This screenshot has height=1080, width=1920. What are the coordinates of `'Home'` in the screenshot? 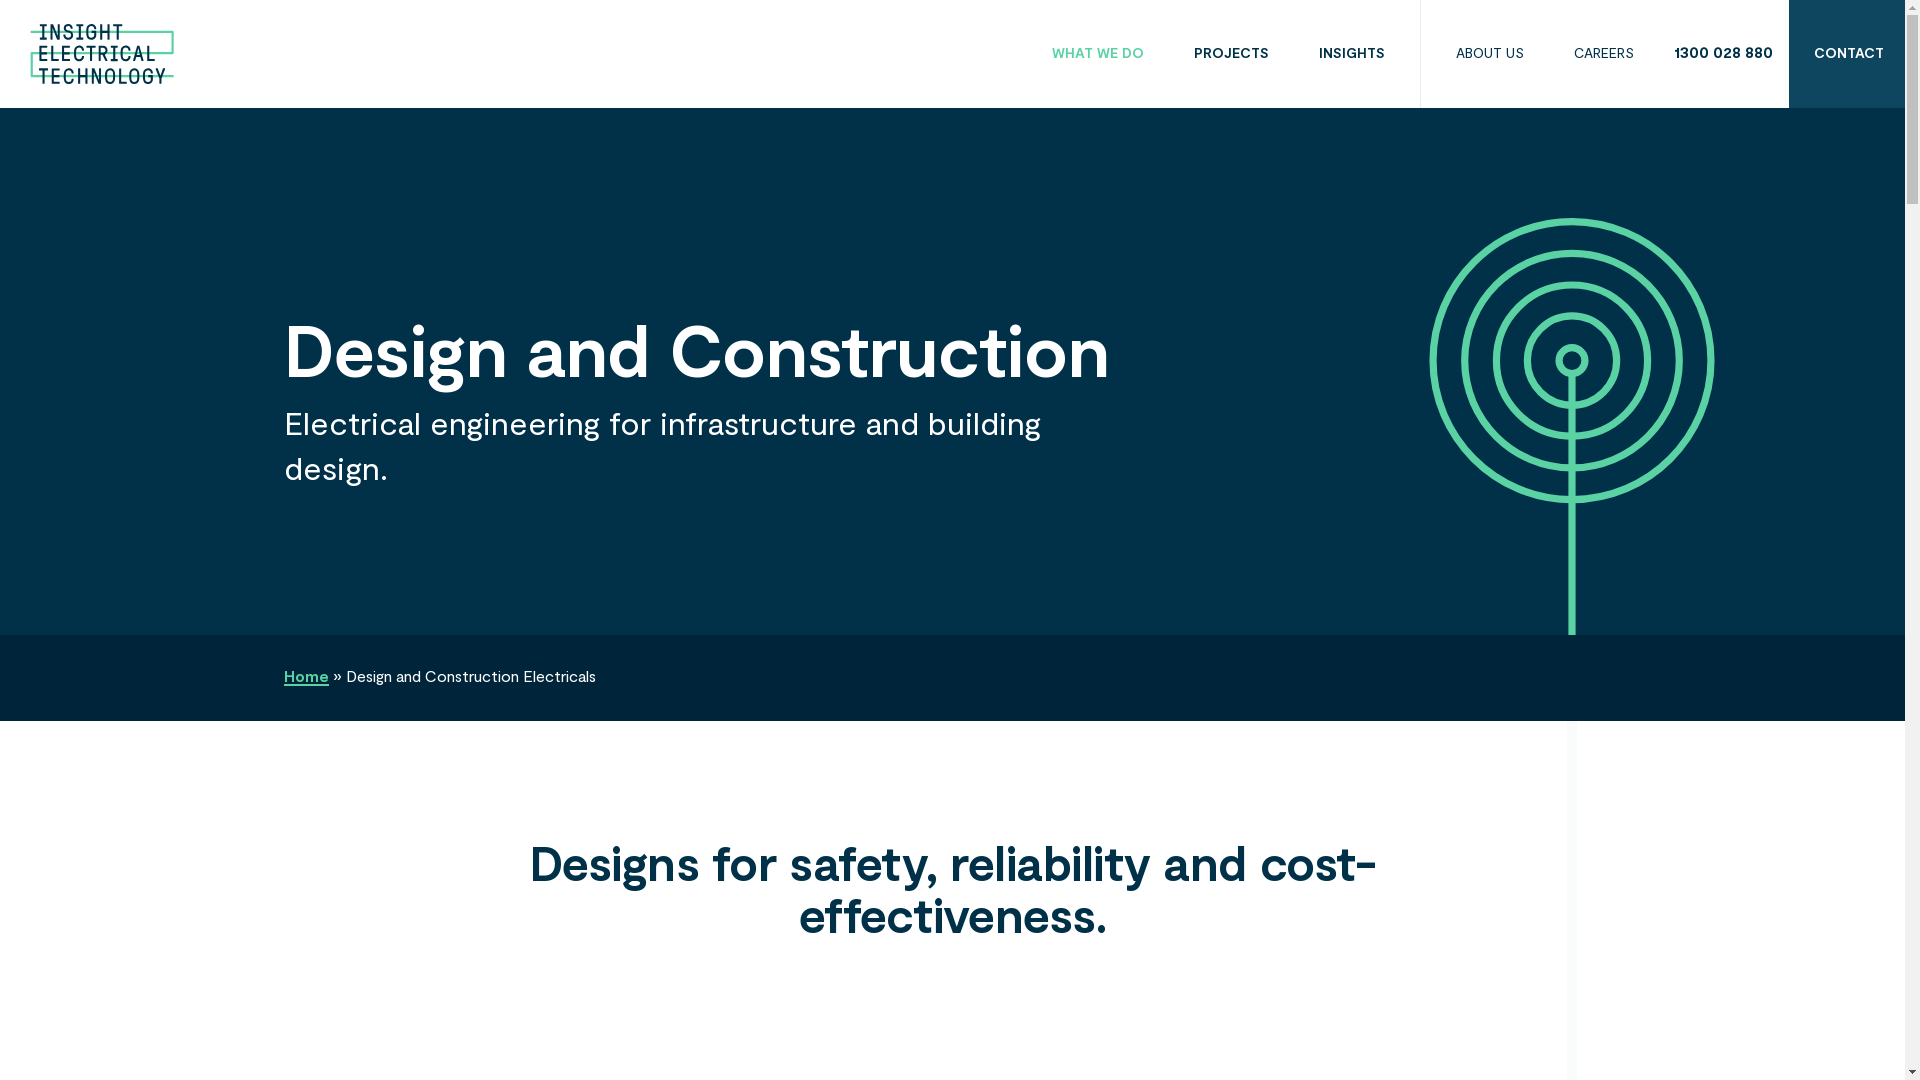 It's located at (282, 677).